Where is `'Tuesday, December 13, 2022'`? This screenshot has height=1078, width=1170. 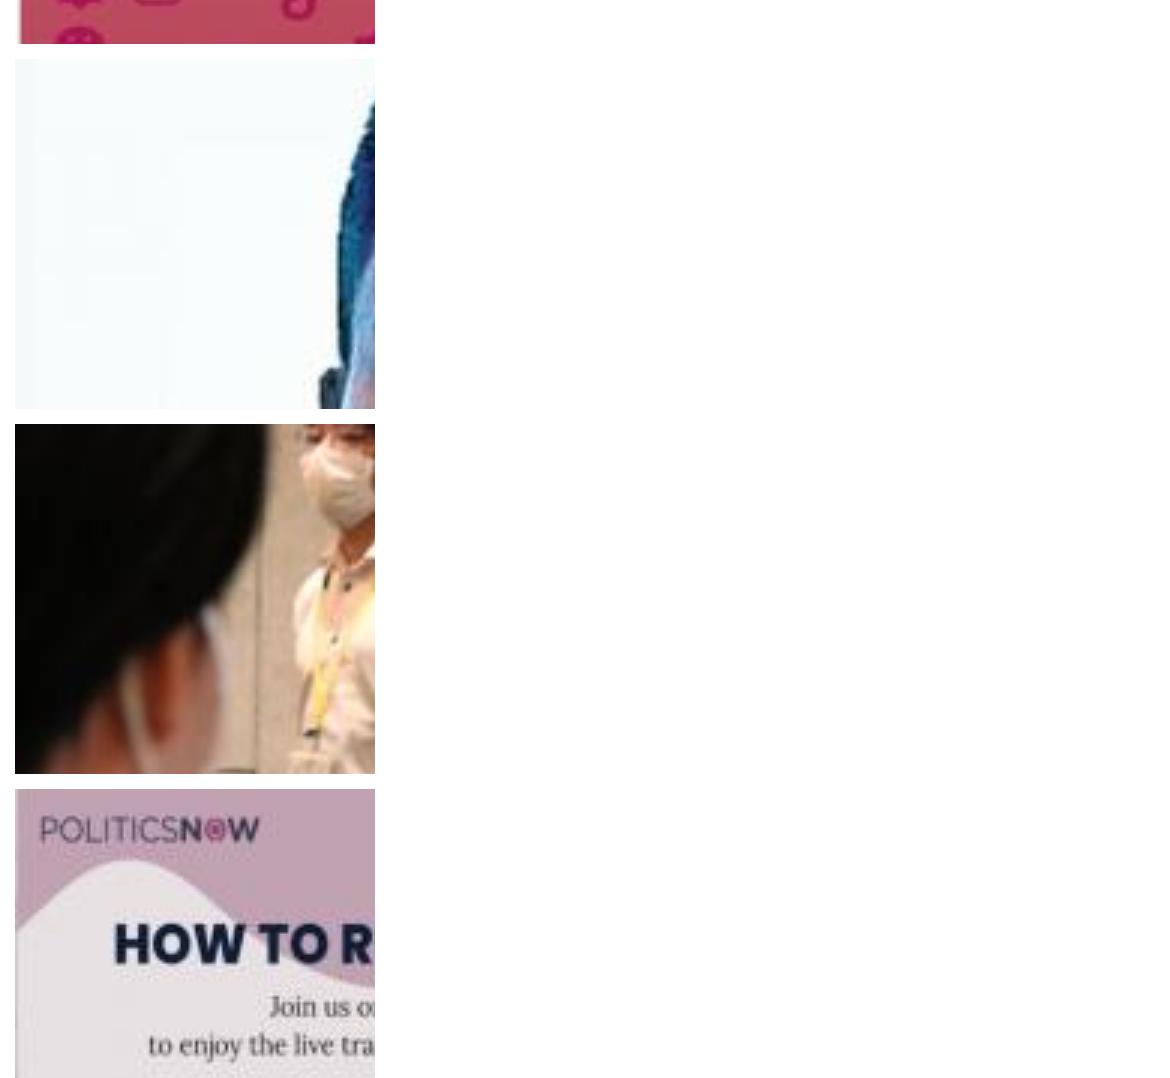 'Tuesday, December 13, 2022' is located at coordinates (118, 406).